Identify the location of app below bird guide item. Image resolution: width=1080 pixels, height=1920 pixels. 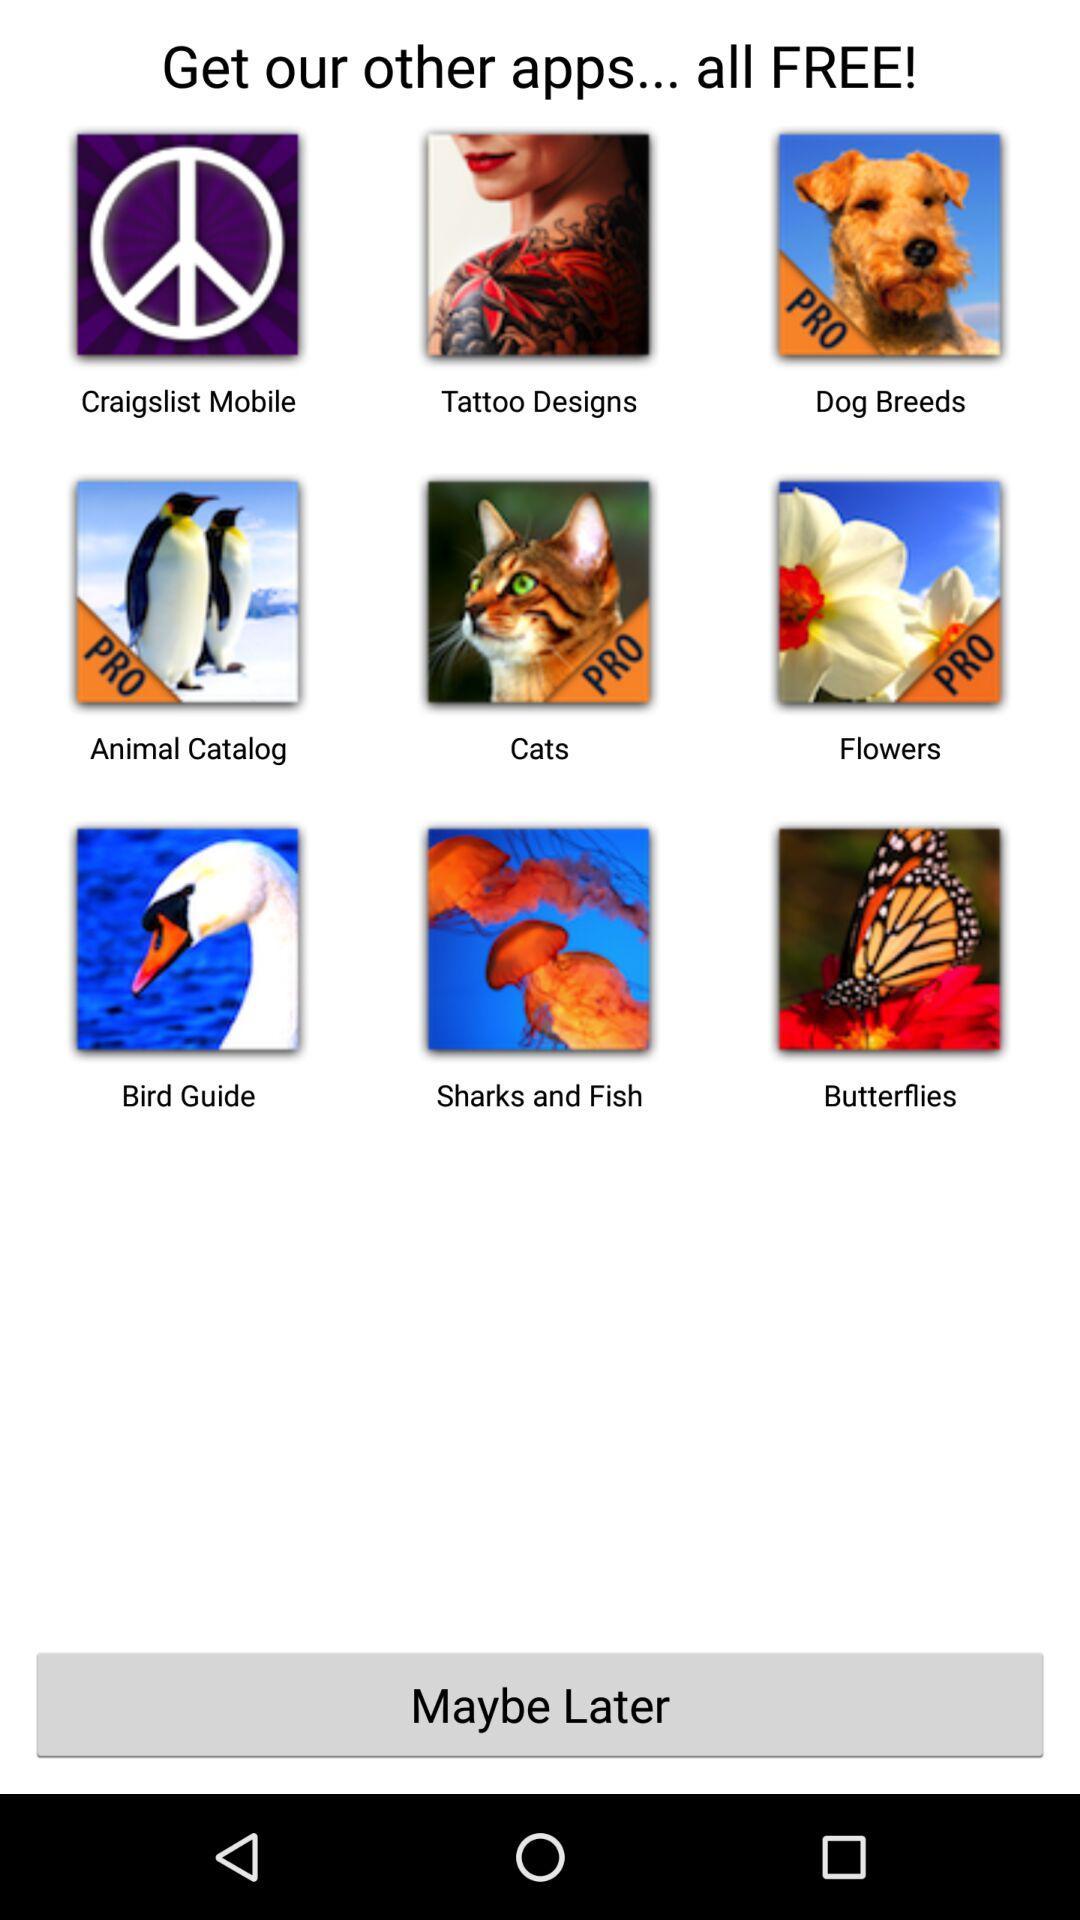
(540, 1703).